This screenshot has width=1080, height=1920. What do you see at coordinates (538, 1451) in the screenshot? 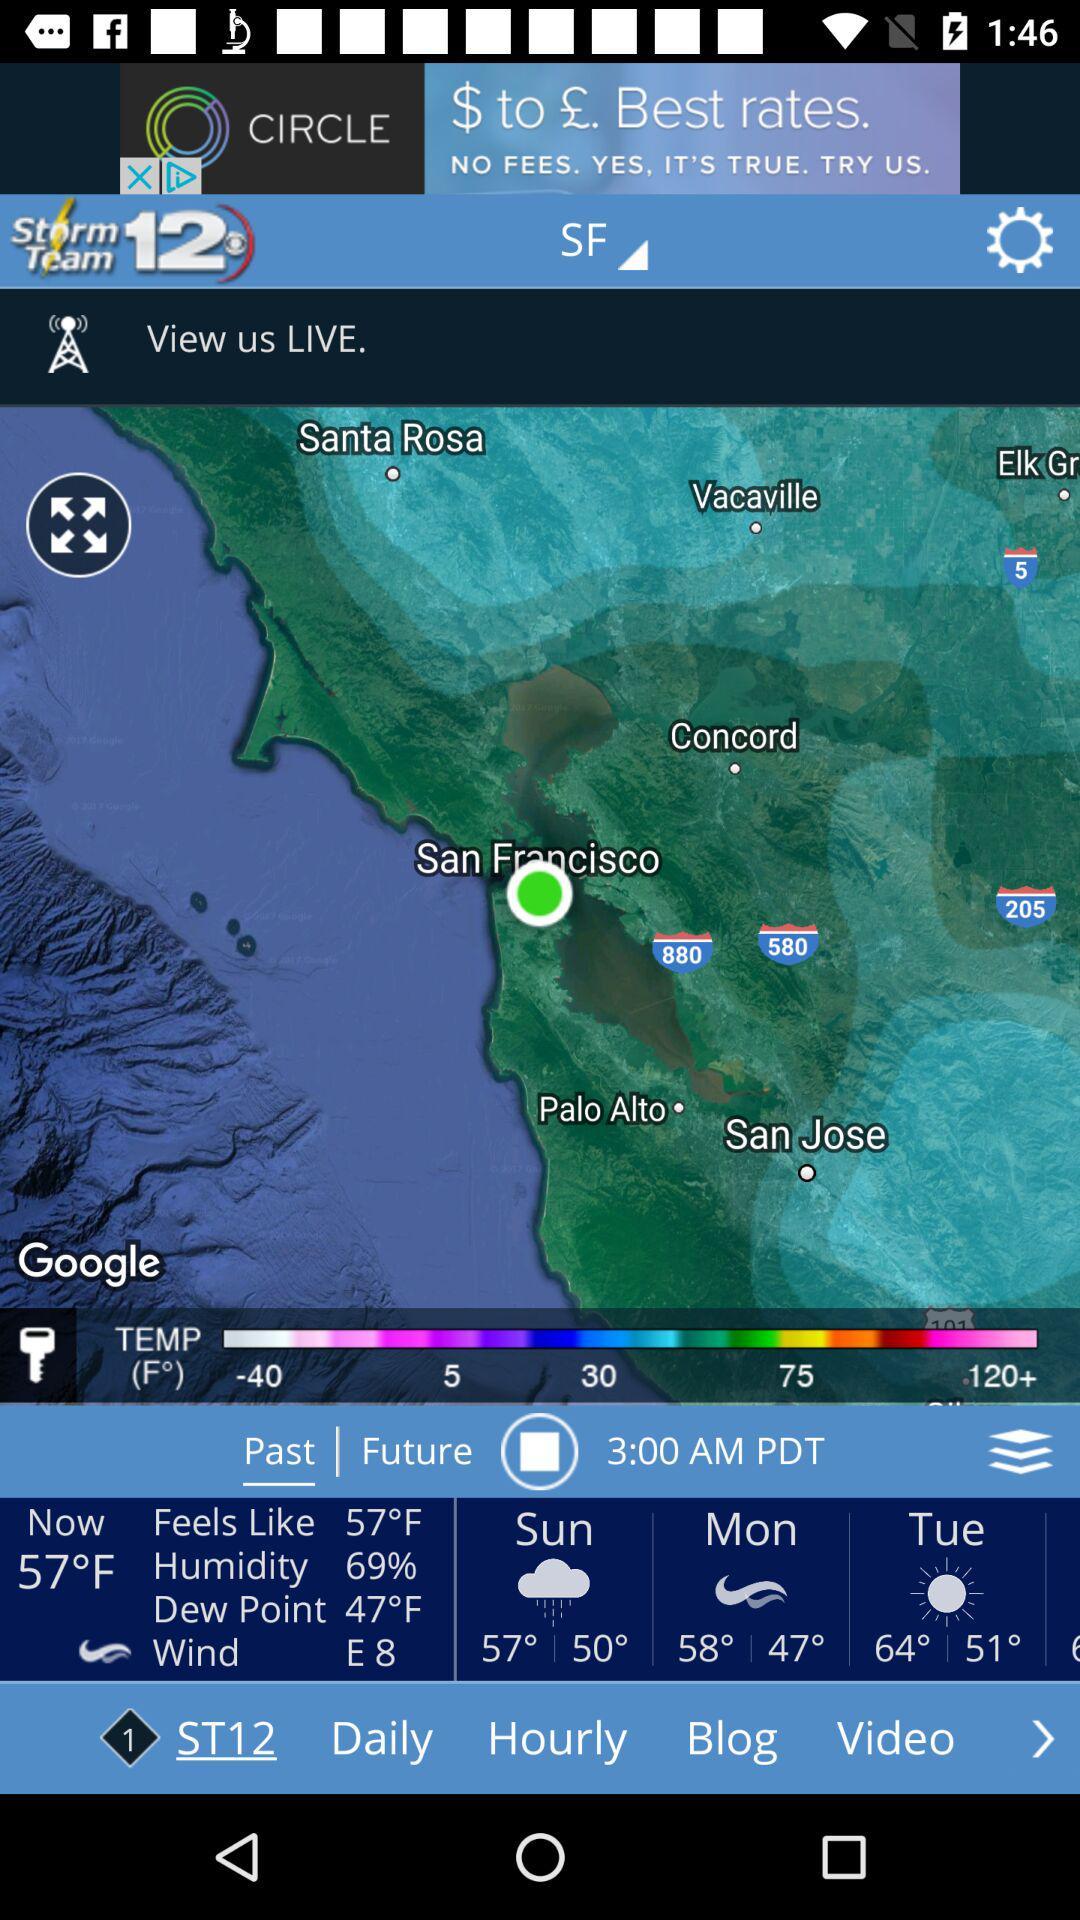
I see `item above the sun item` at bounding box center [538, 1451].